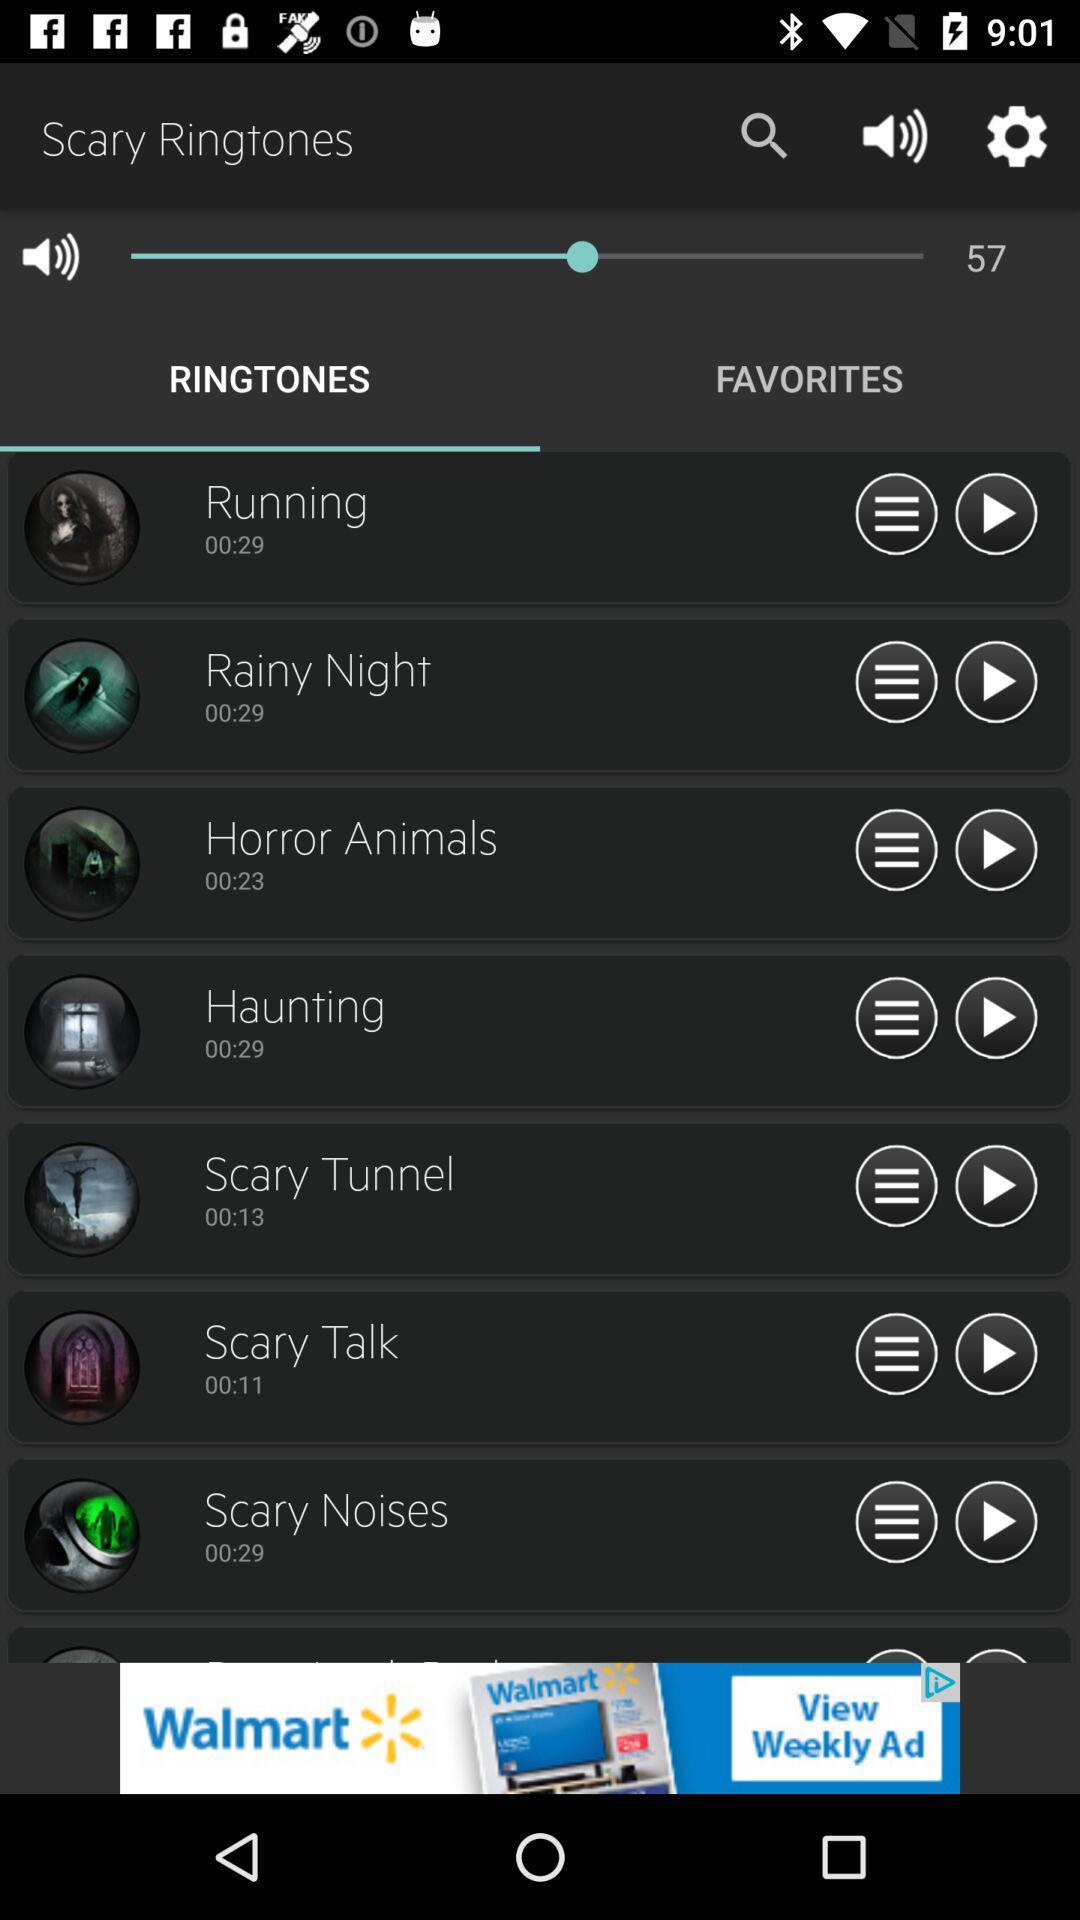 This screenshot has height=1920, width=1080. I want to click on open walmart advertisement, so click(540, 1727).